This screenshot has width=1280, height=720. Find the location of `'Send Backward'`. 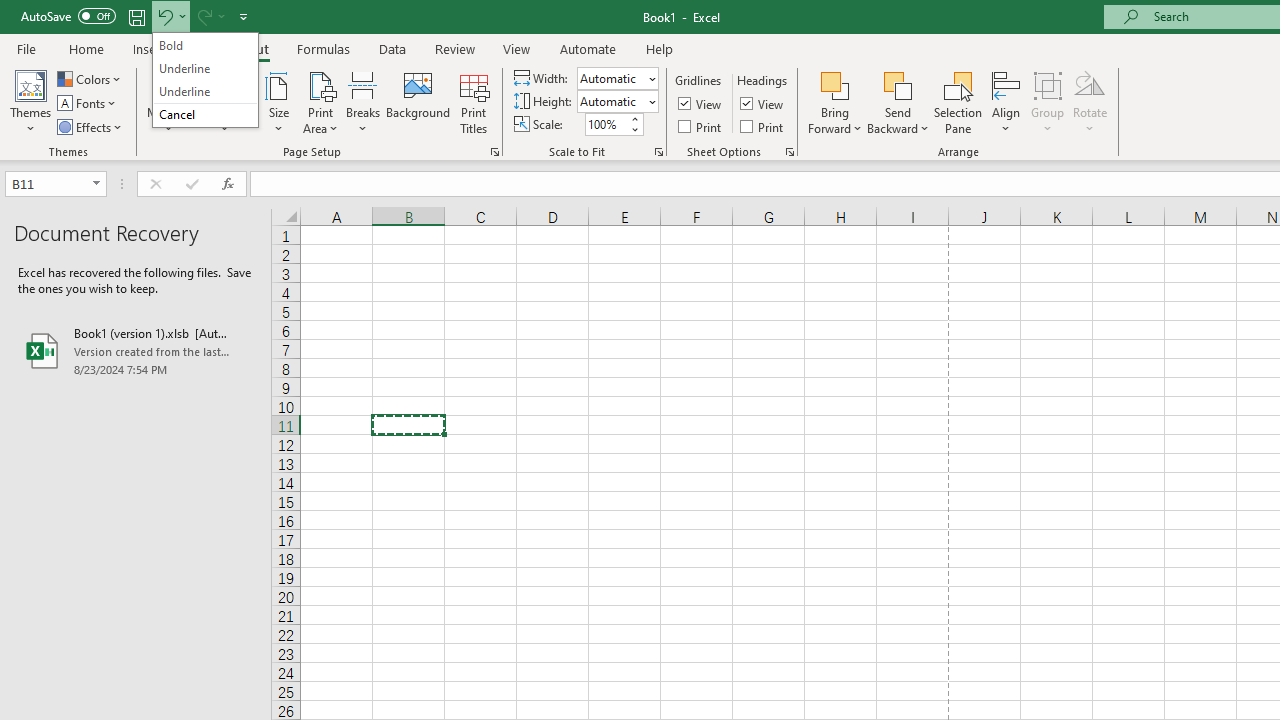

'Send Backward' is located at coordinates (897, 103).